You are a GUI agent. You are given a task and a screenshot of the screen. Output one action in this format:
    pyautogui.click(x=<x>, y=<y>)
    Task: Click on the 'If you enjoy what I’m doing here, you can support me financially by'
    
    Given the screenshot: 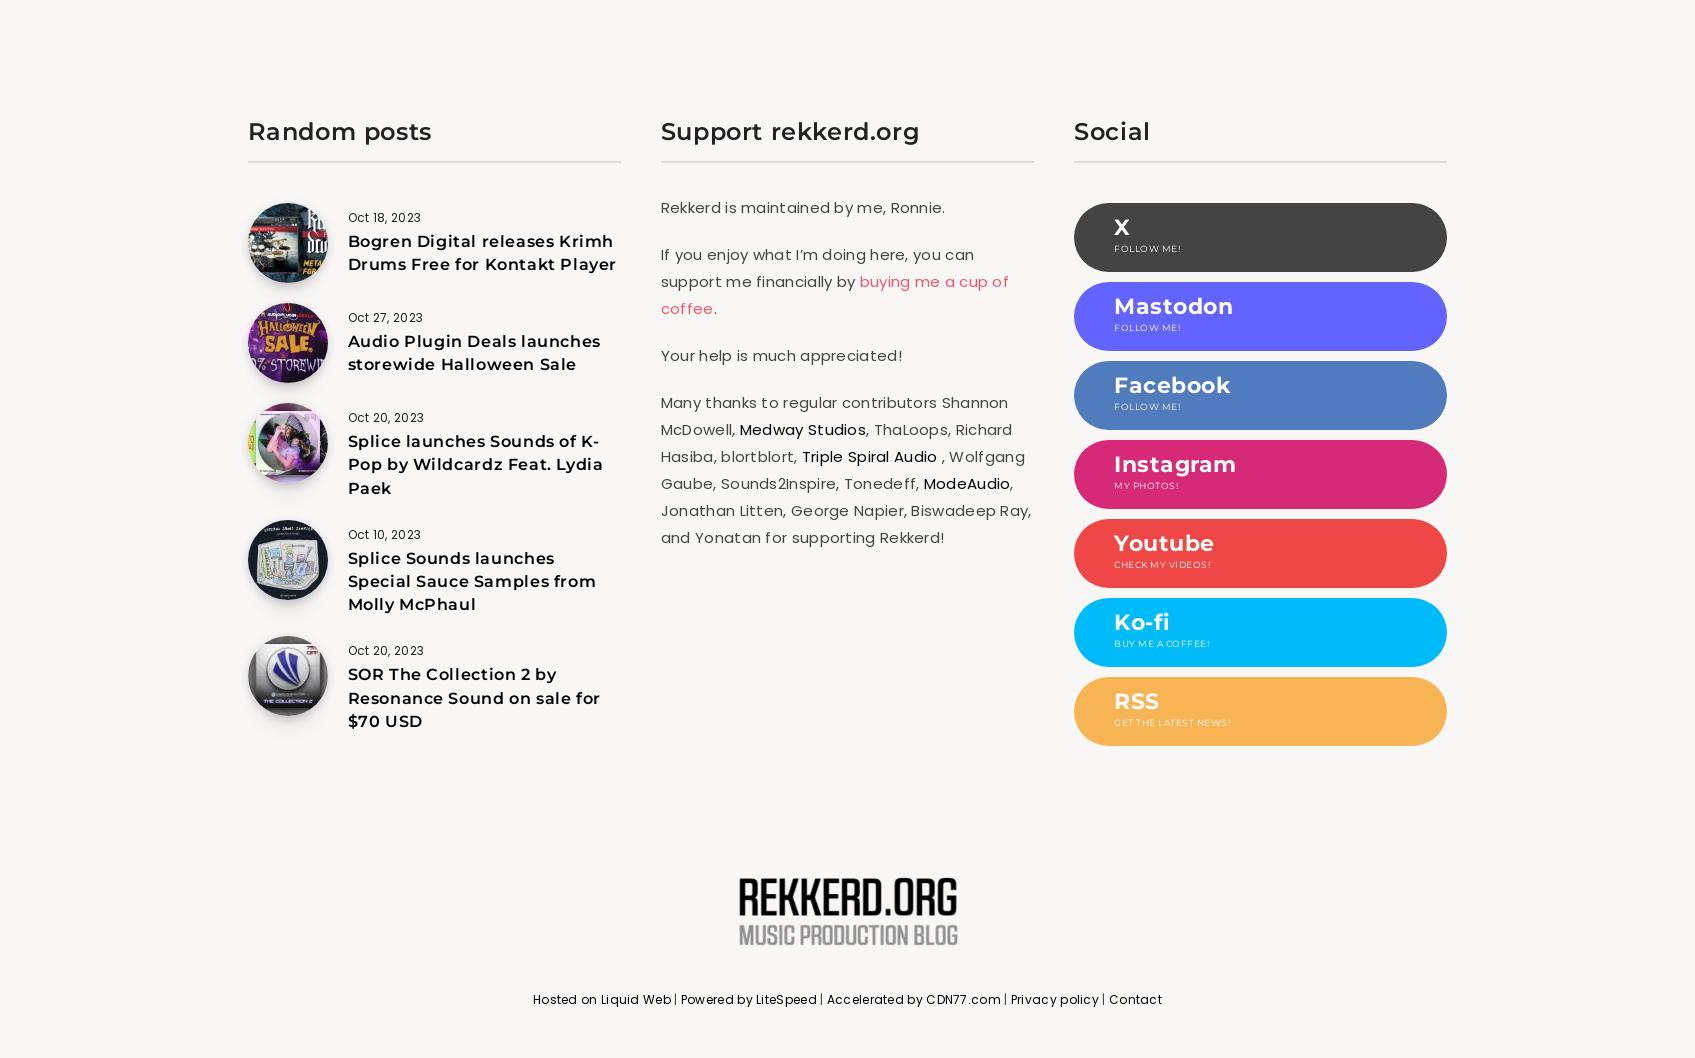 What is the action you would take?
    pyautogui.click(x=660, y=266)
    